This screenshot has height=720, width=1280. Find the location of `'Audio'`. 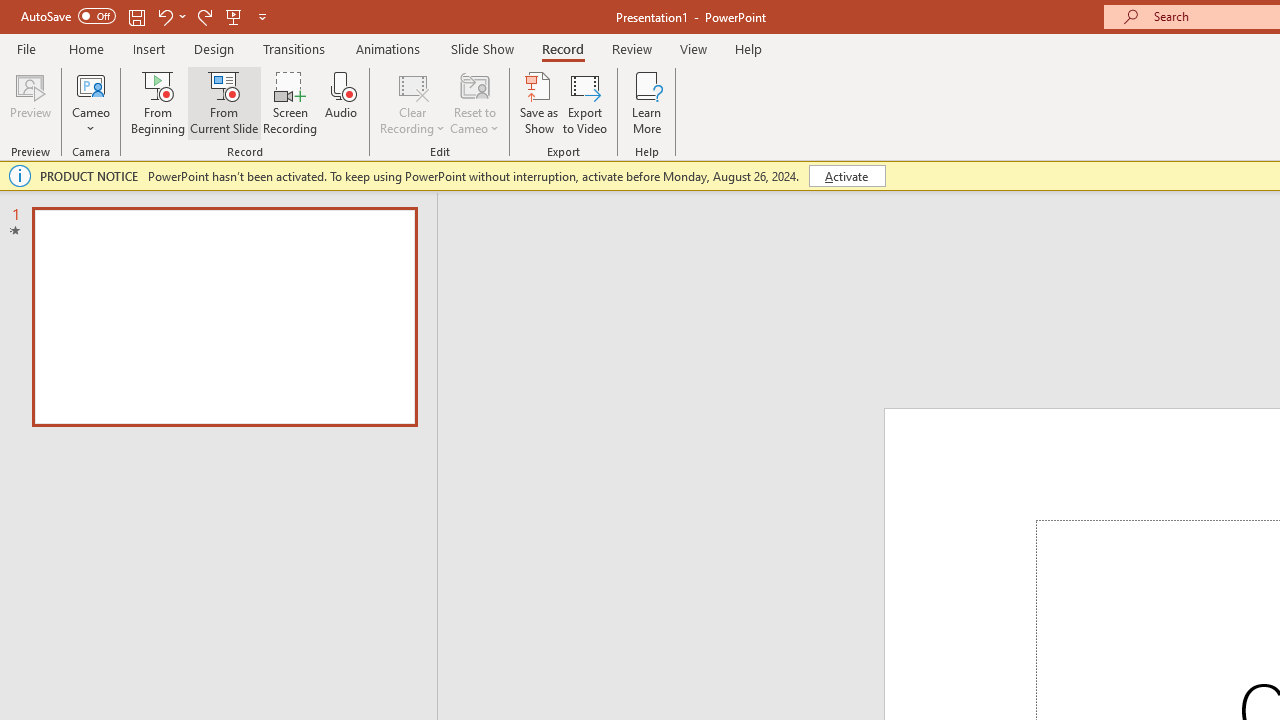

'Audio' is located at coordinates (341, 103).